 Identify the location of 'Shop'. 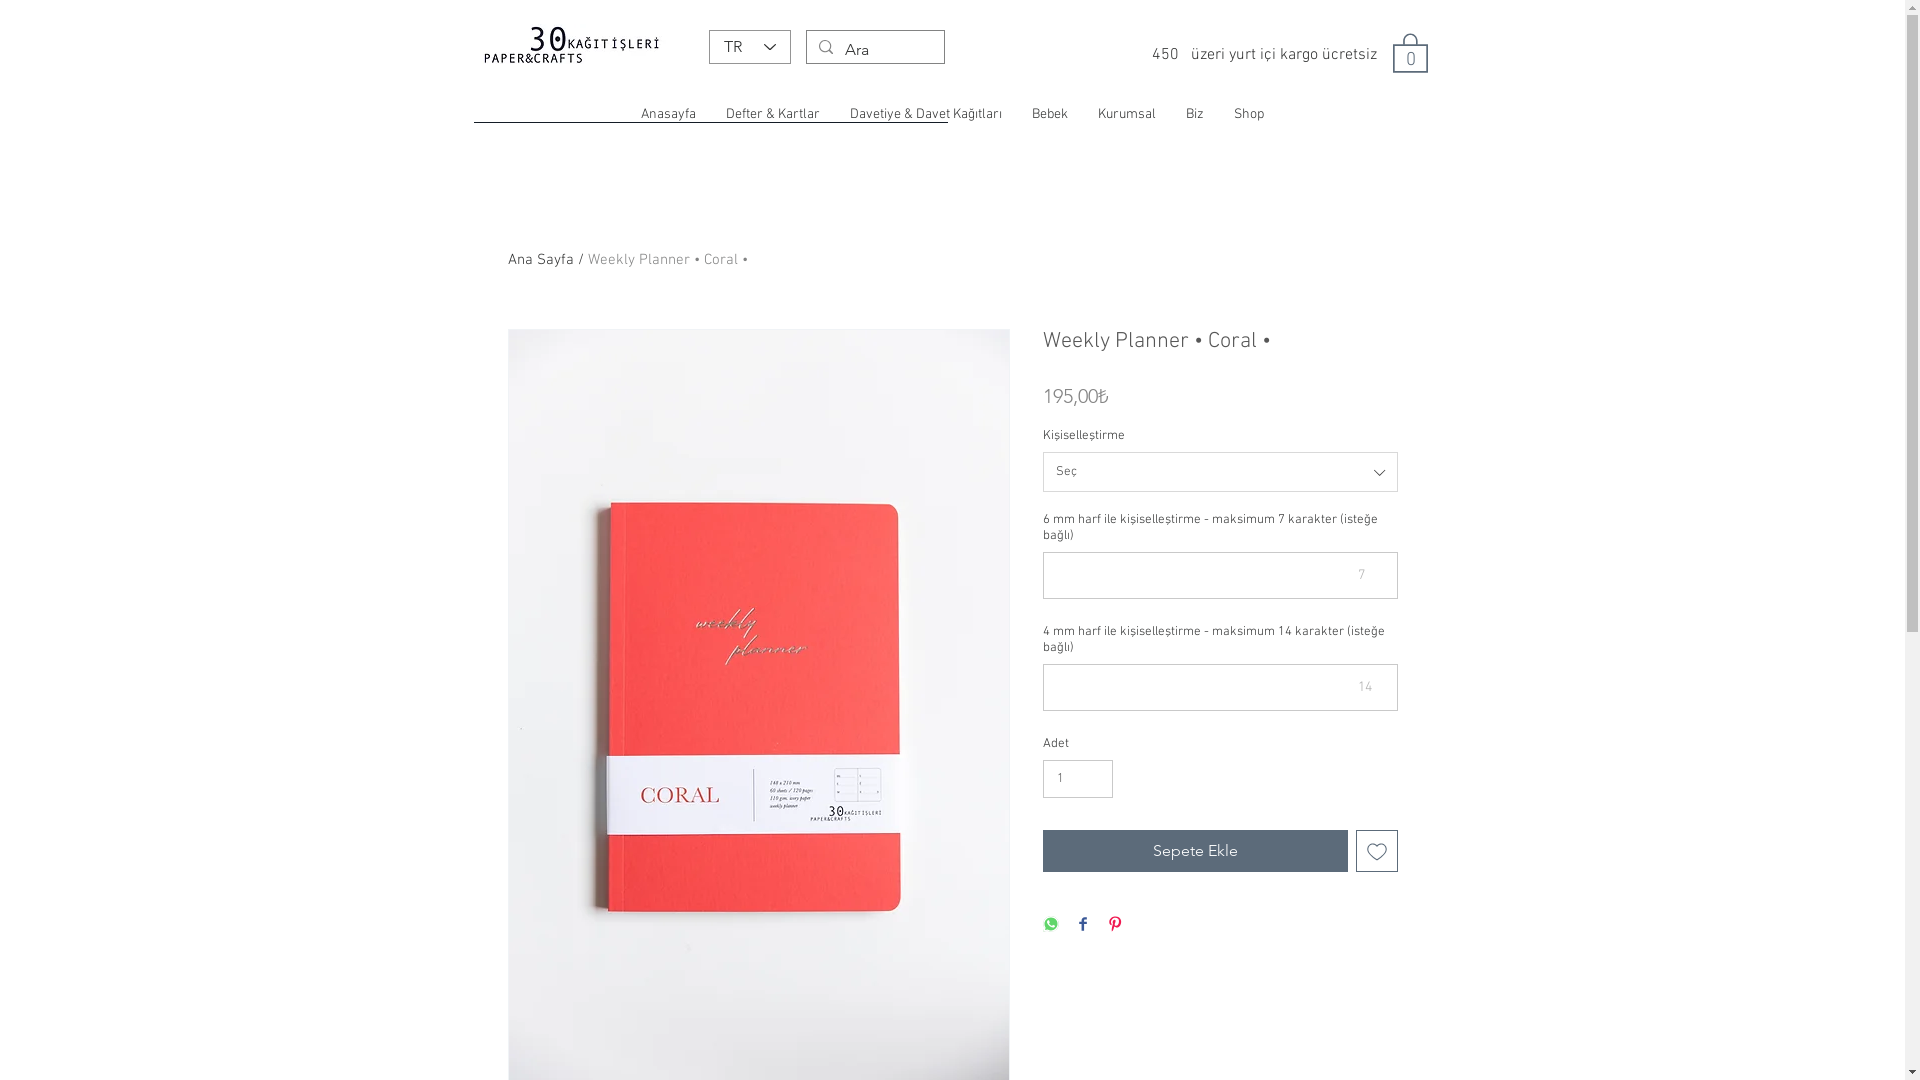
(1247, 115).